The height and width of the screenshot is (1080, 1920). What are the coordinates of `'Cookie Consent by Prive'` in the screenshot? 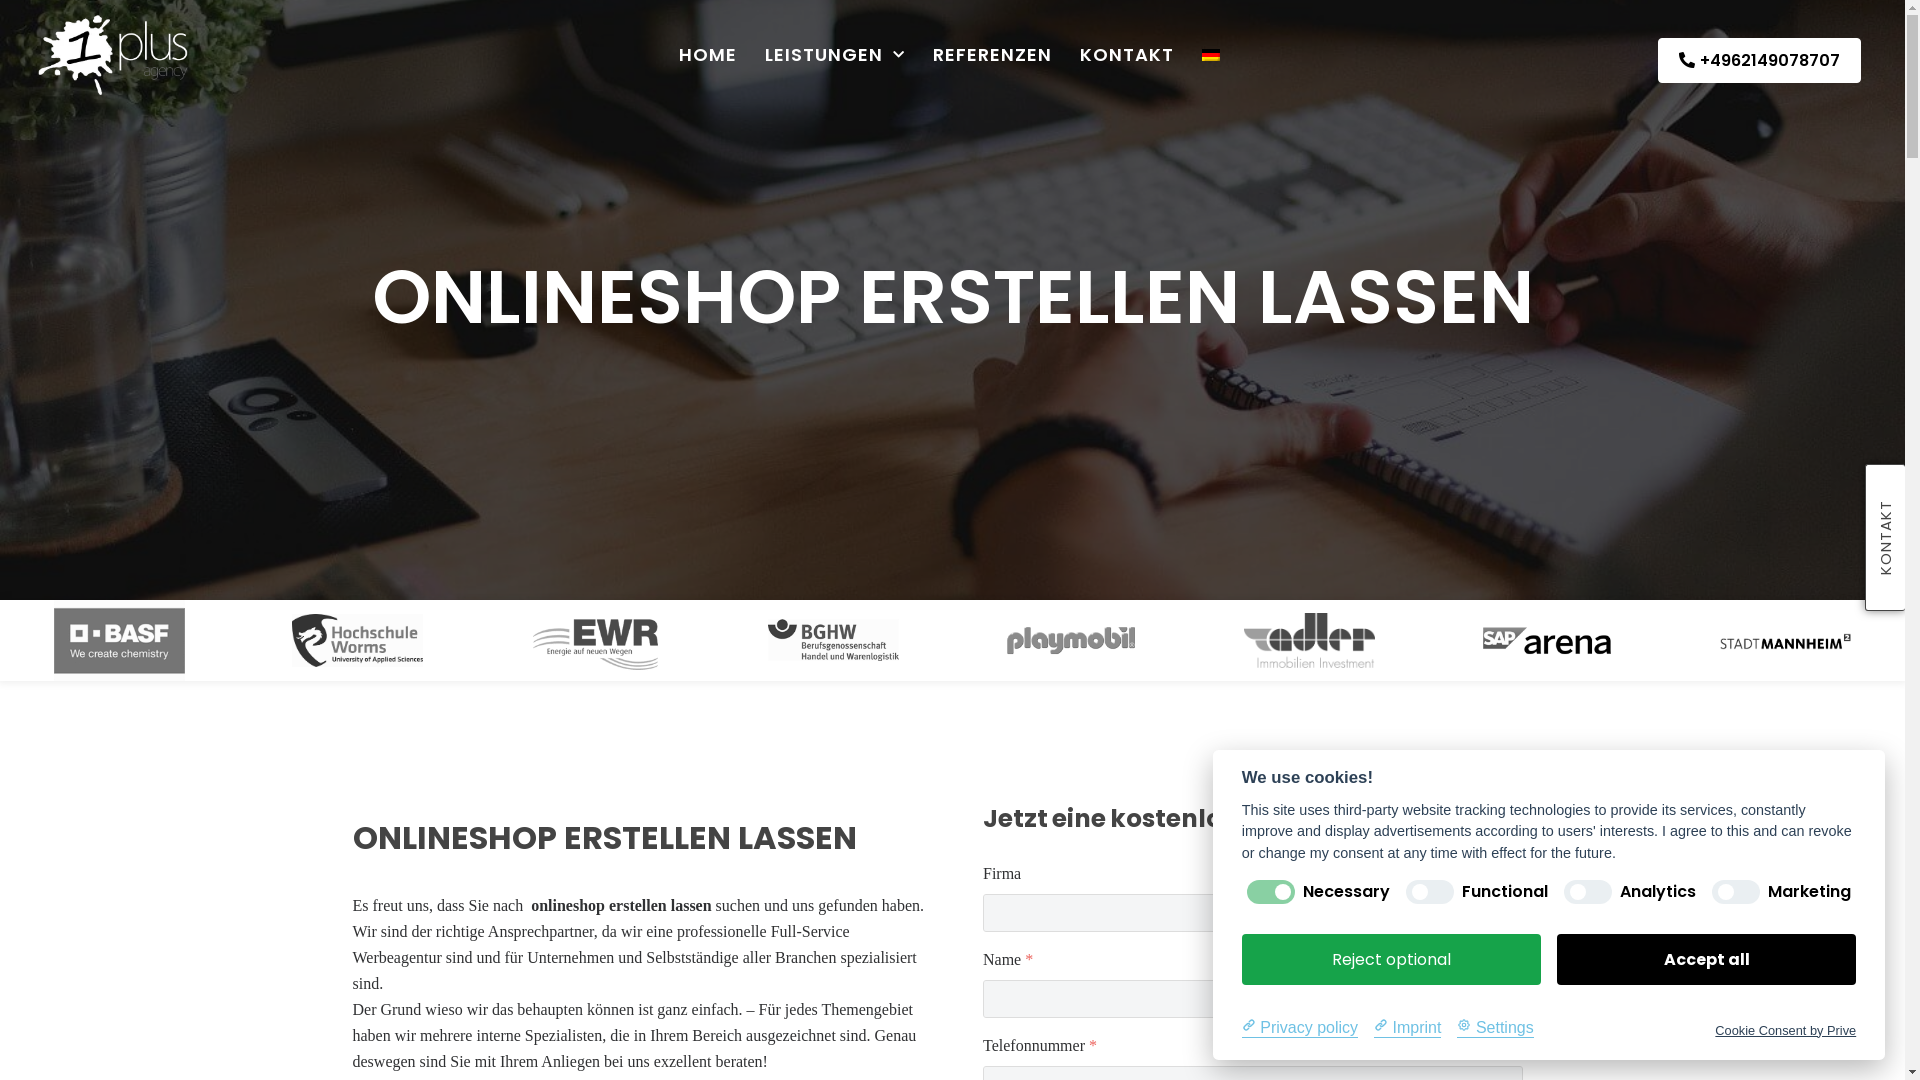 It's located at (1785, 1029).